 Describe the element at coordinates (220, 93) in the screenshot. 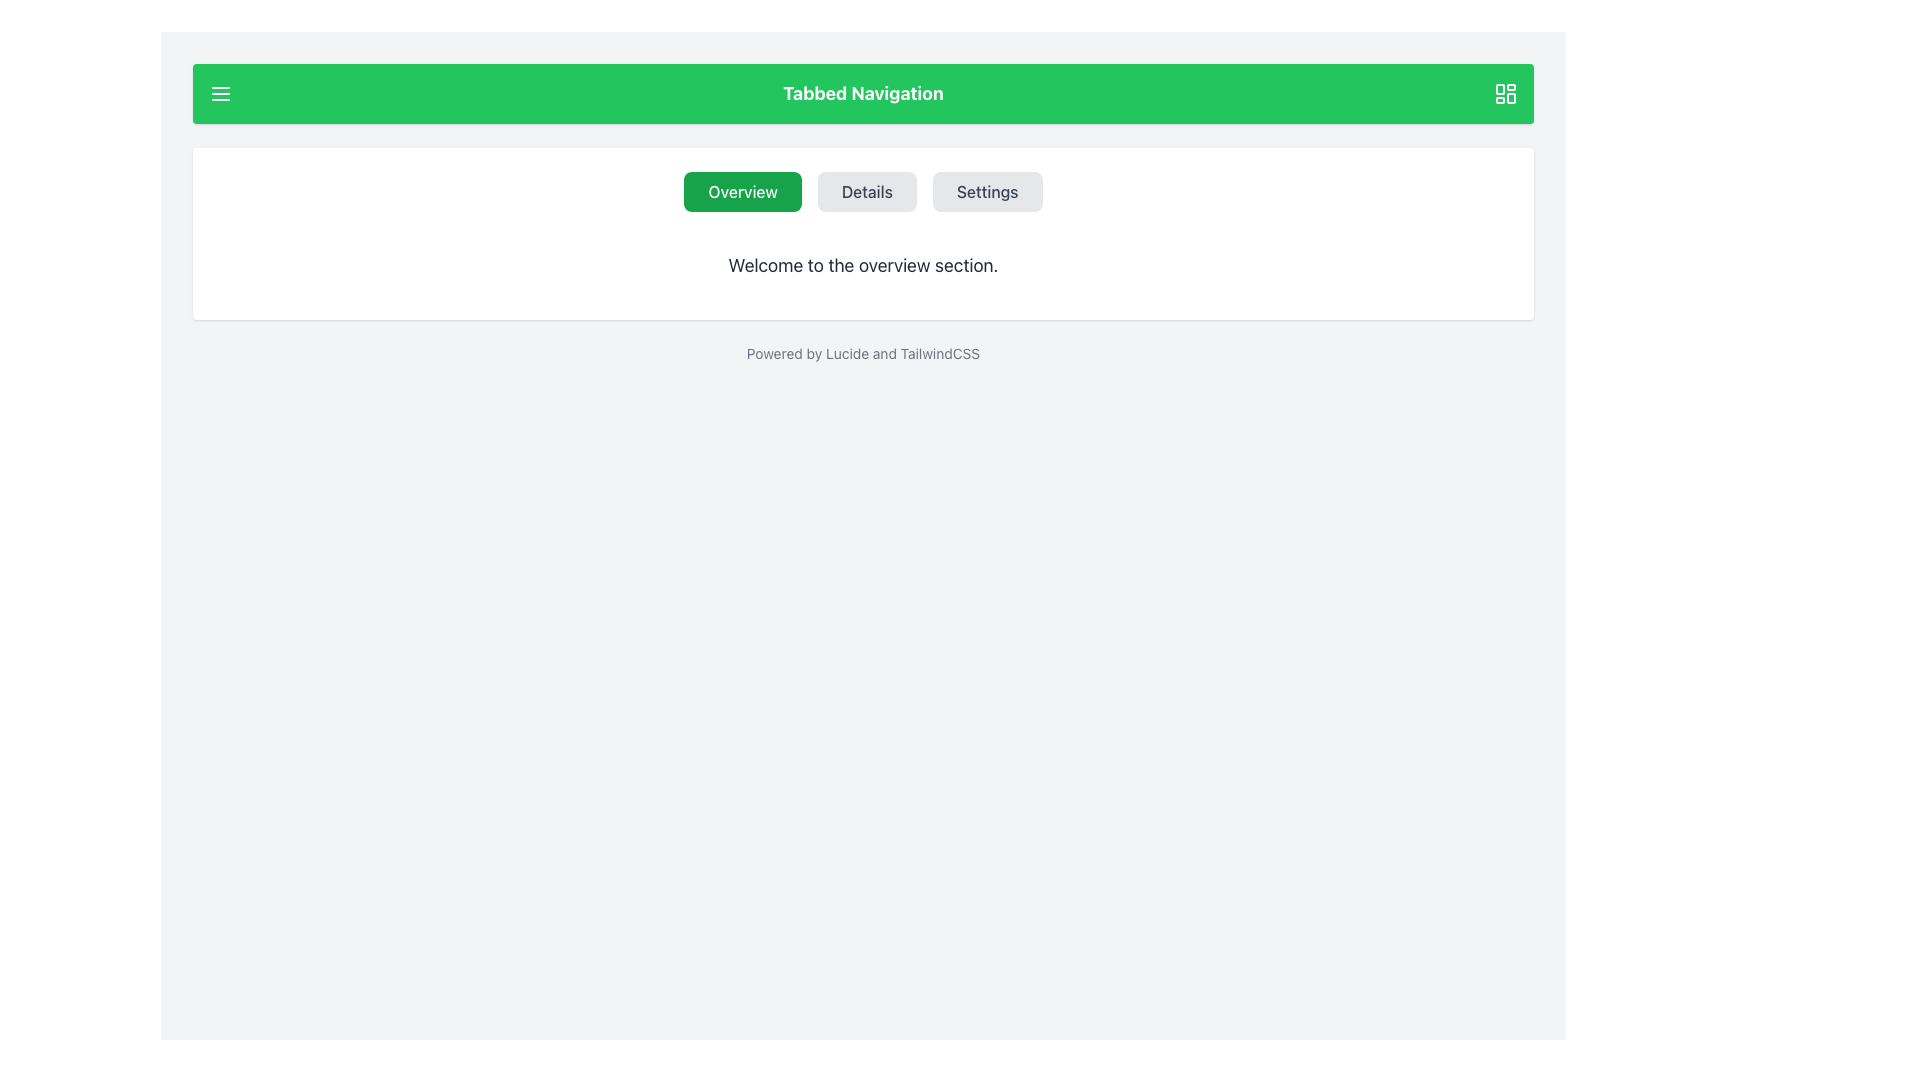

I see `the Hamburger Menu Icon located at the top-left corner of the green header bar` at that location.